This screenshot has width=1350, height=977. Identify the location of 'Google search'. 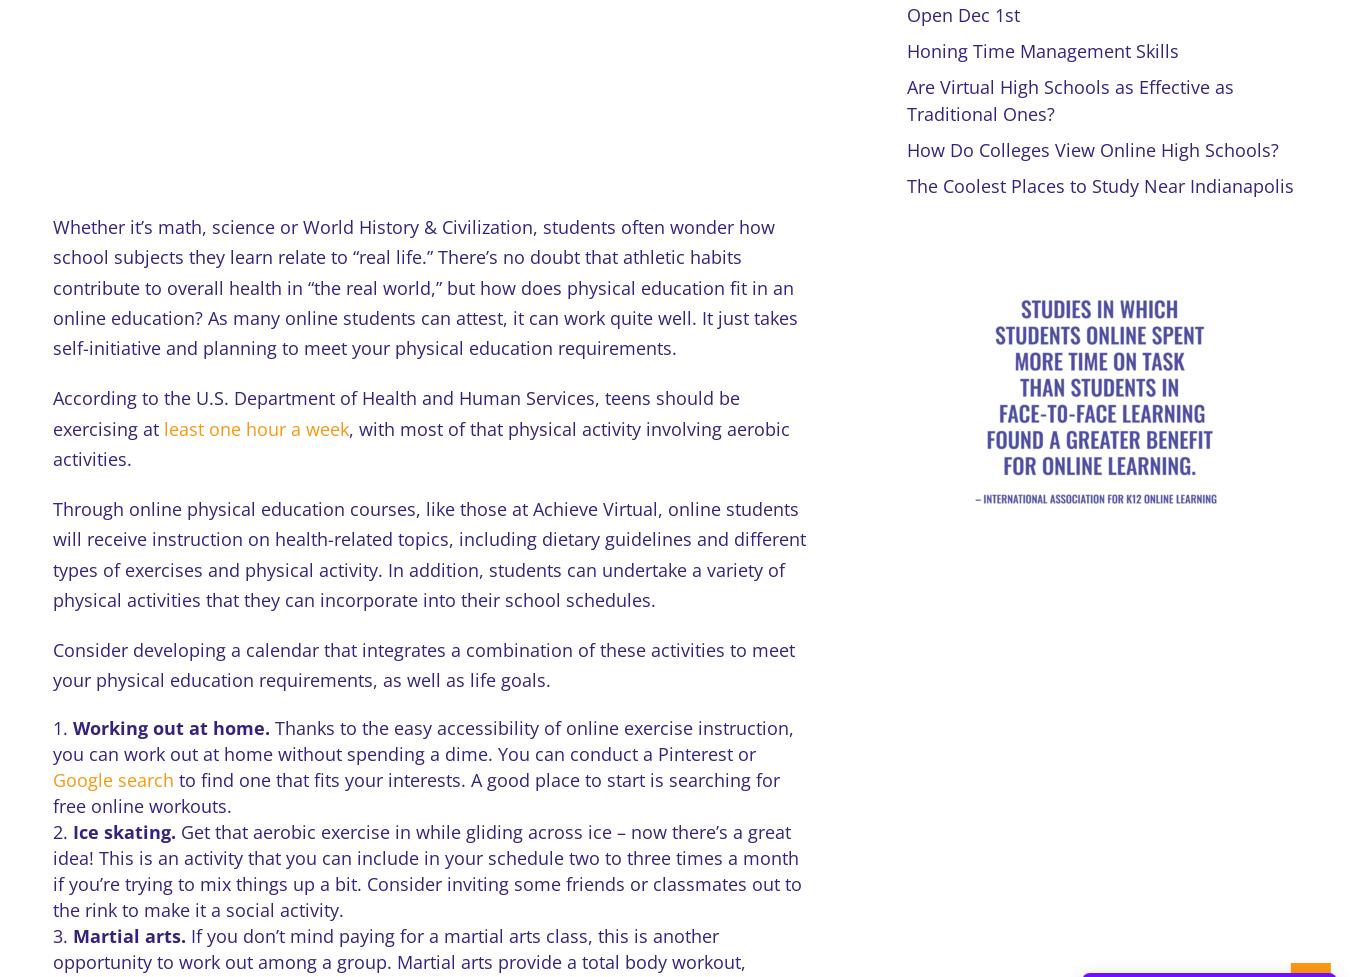
(111, 780).